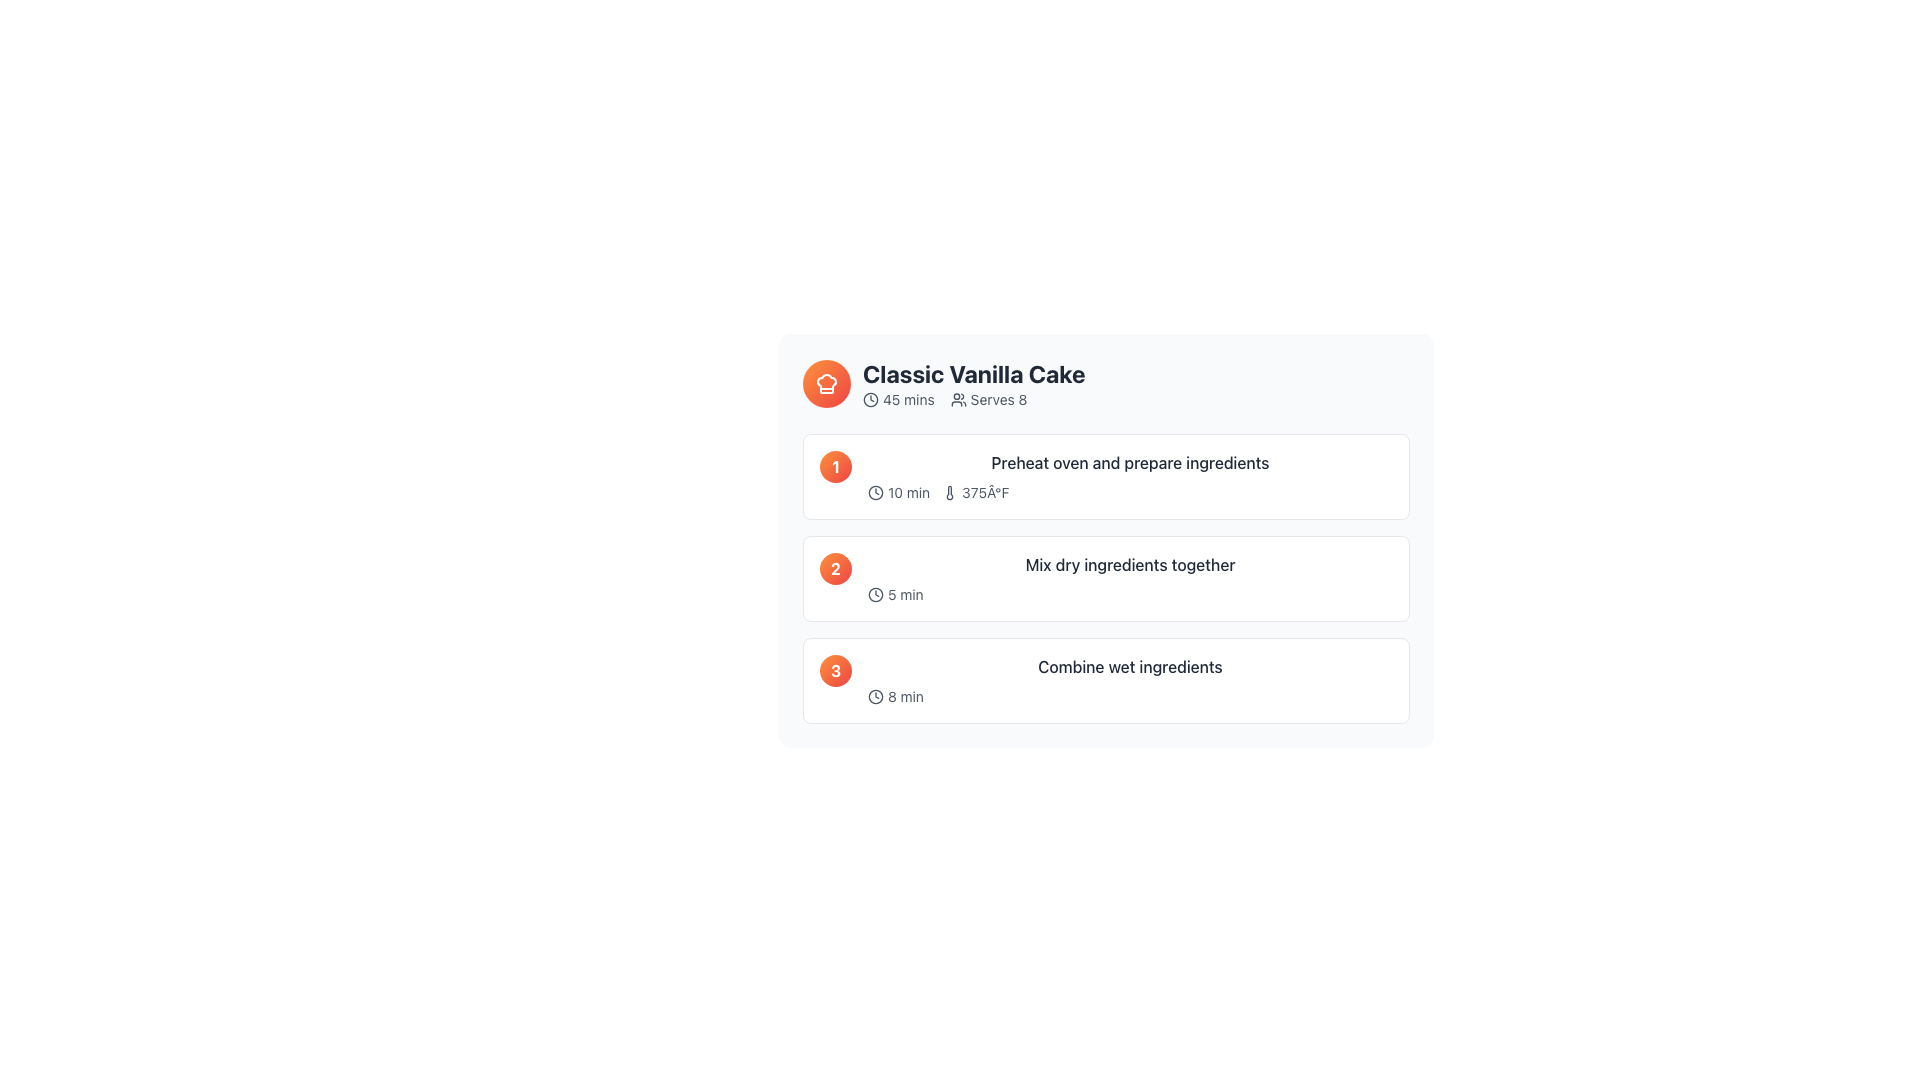 This screenshot has width=1920, height=1080. Describe the element at coordinates (988, 400) in the screenshot. I see `the informational label for the recipe that shows 'Serves 8' with a group of people icon, located after the prep time indicator '45 mins' and near the title 'Classic Vanilla Cake'` at that location.